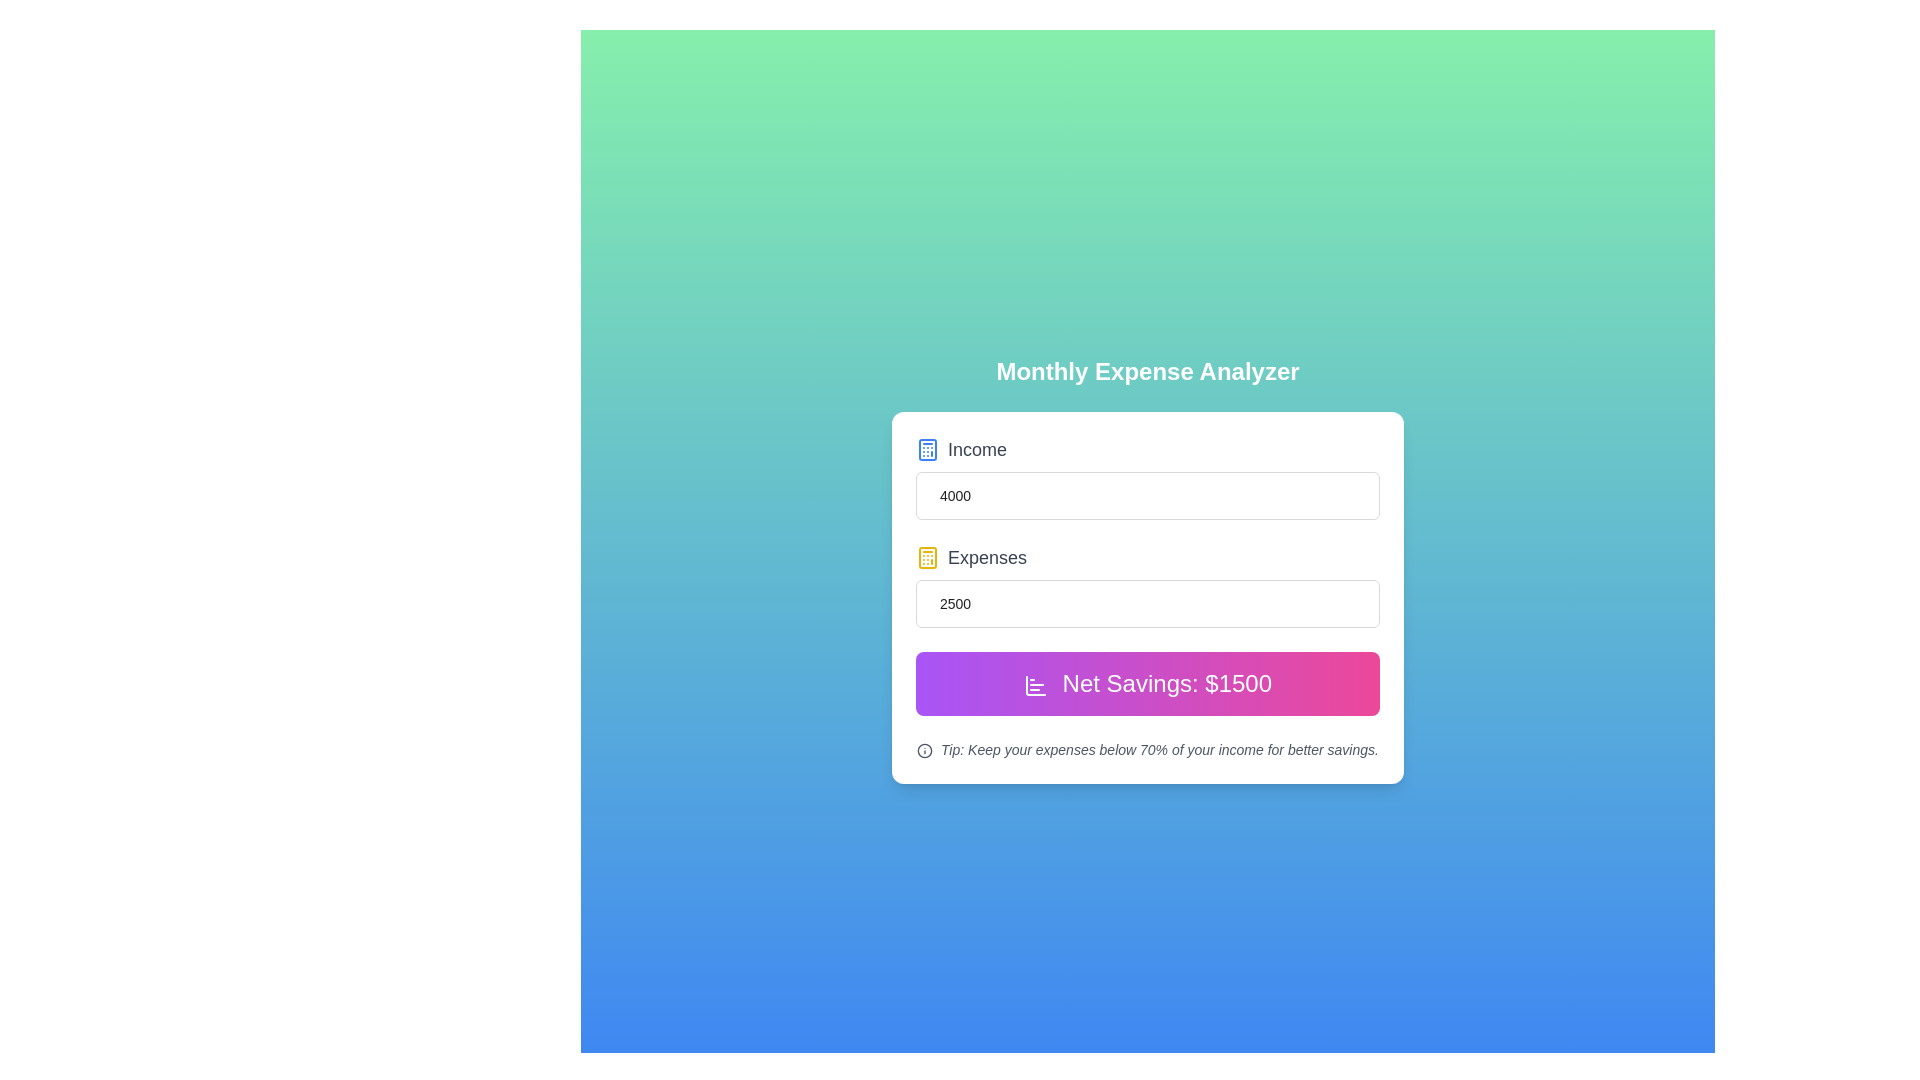  Describe the element at coordinates (1378, 614) in the screenshot. I see `the 'Decrease Value' button located below the 'Increase Value' button in the 'Expenses' control group` at that location.